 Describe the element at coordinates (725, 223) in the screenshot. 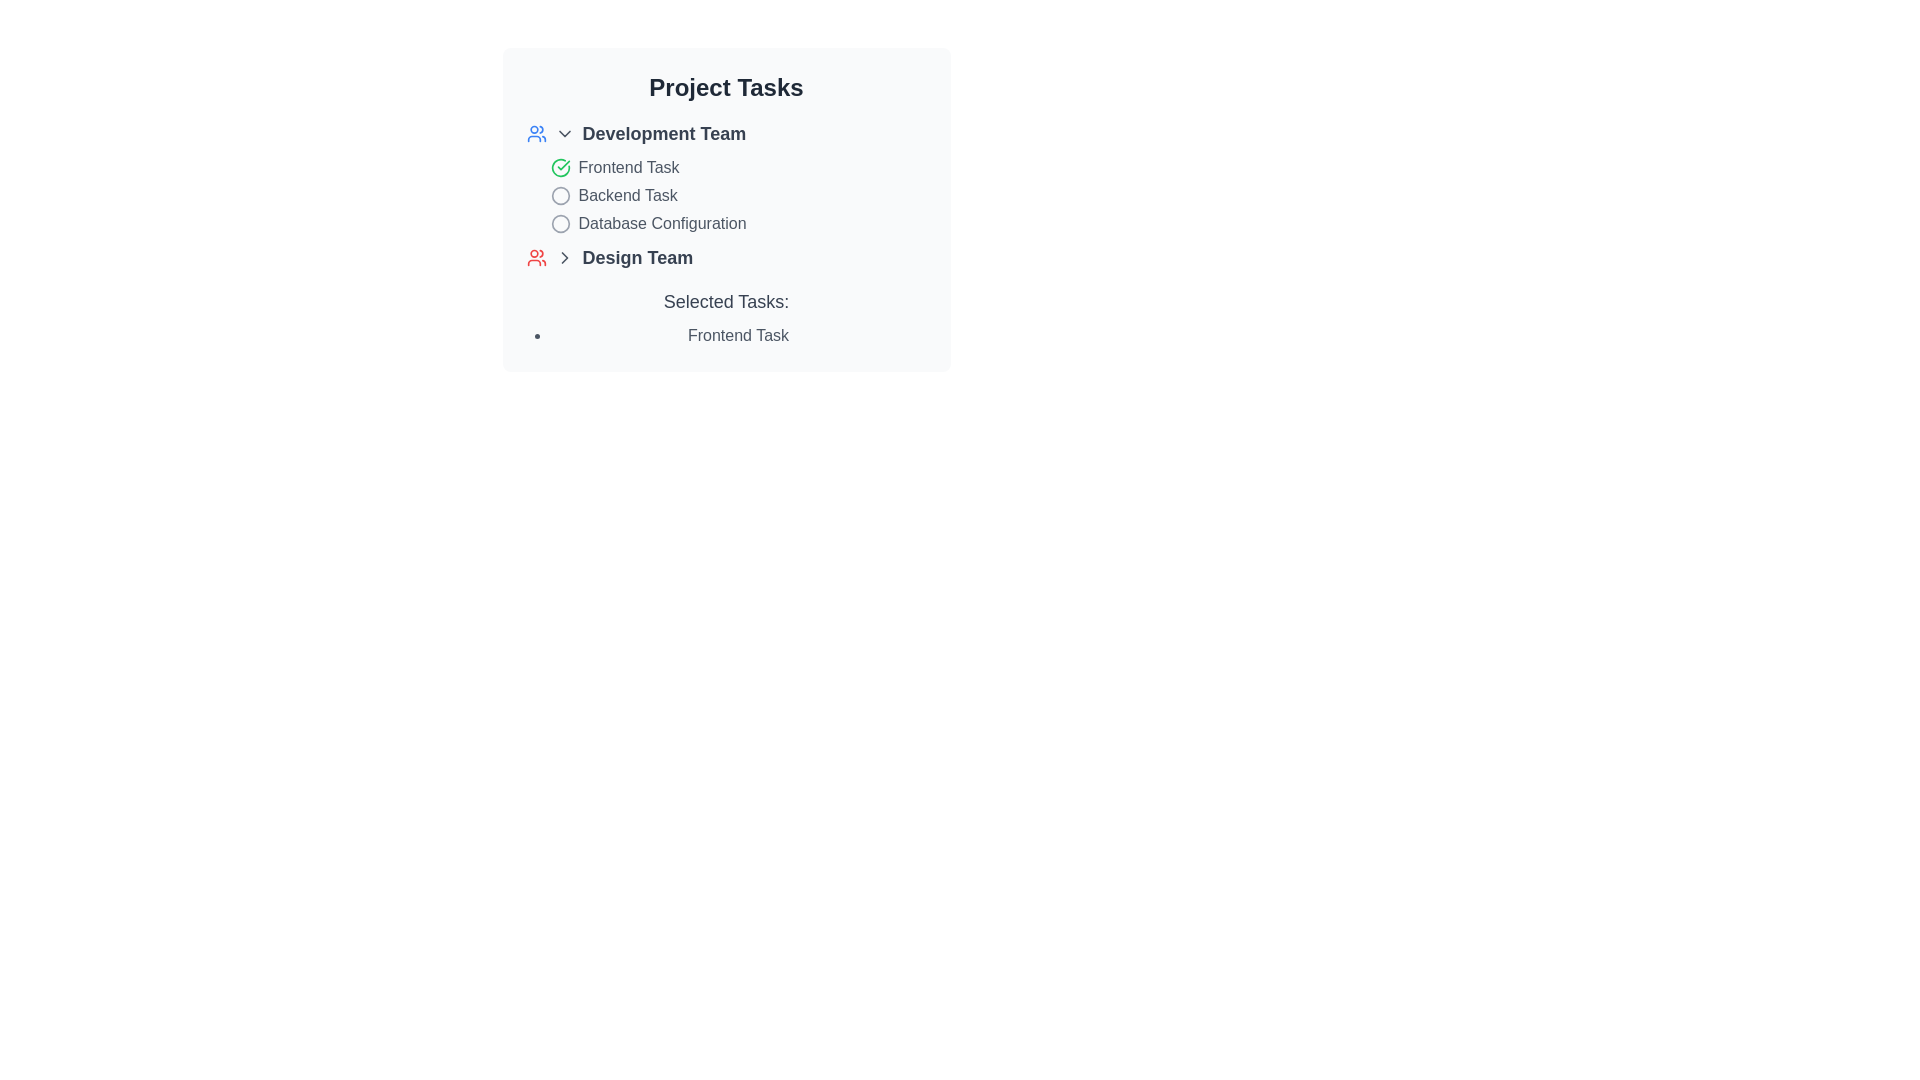

I see `the 'Database Configuration' button, which is a clickable item with a circular outline icon to its left, located towards the center-right of the interface` at that location.